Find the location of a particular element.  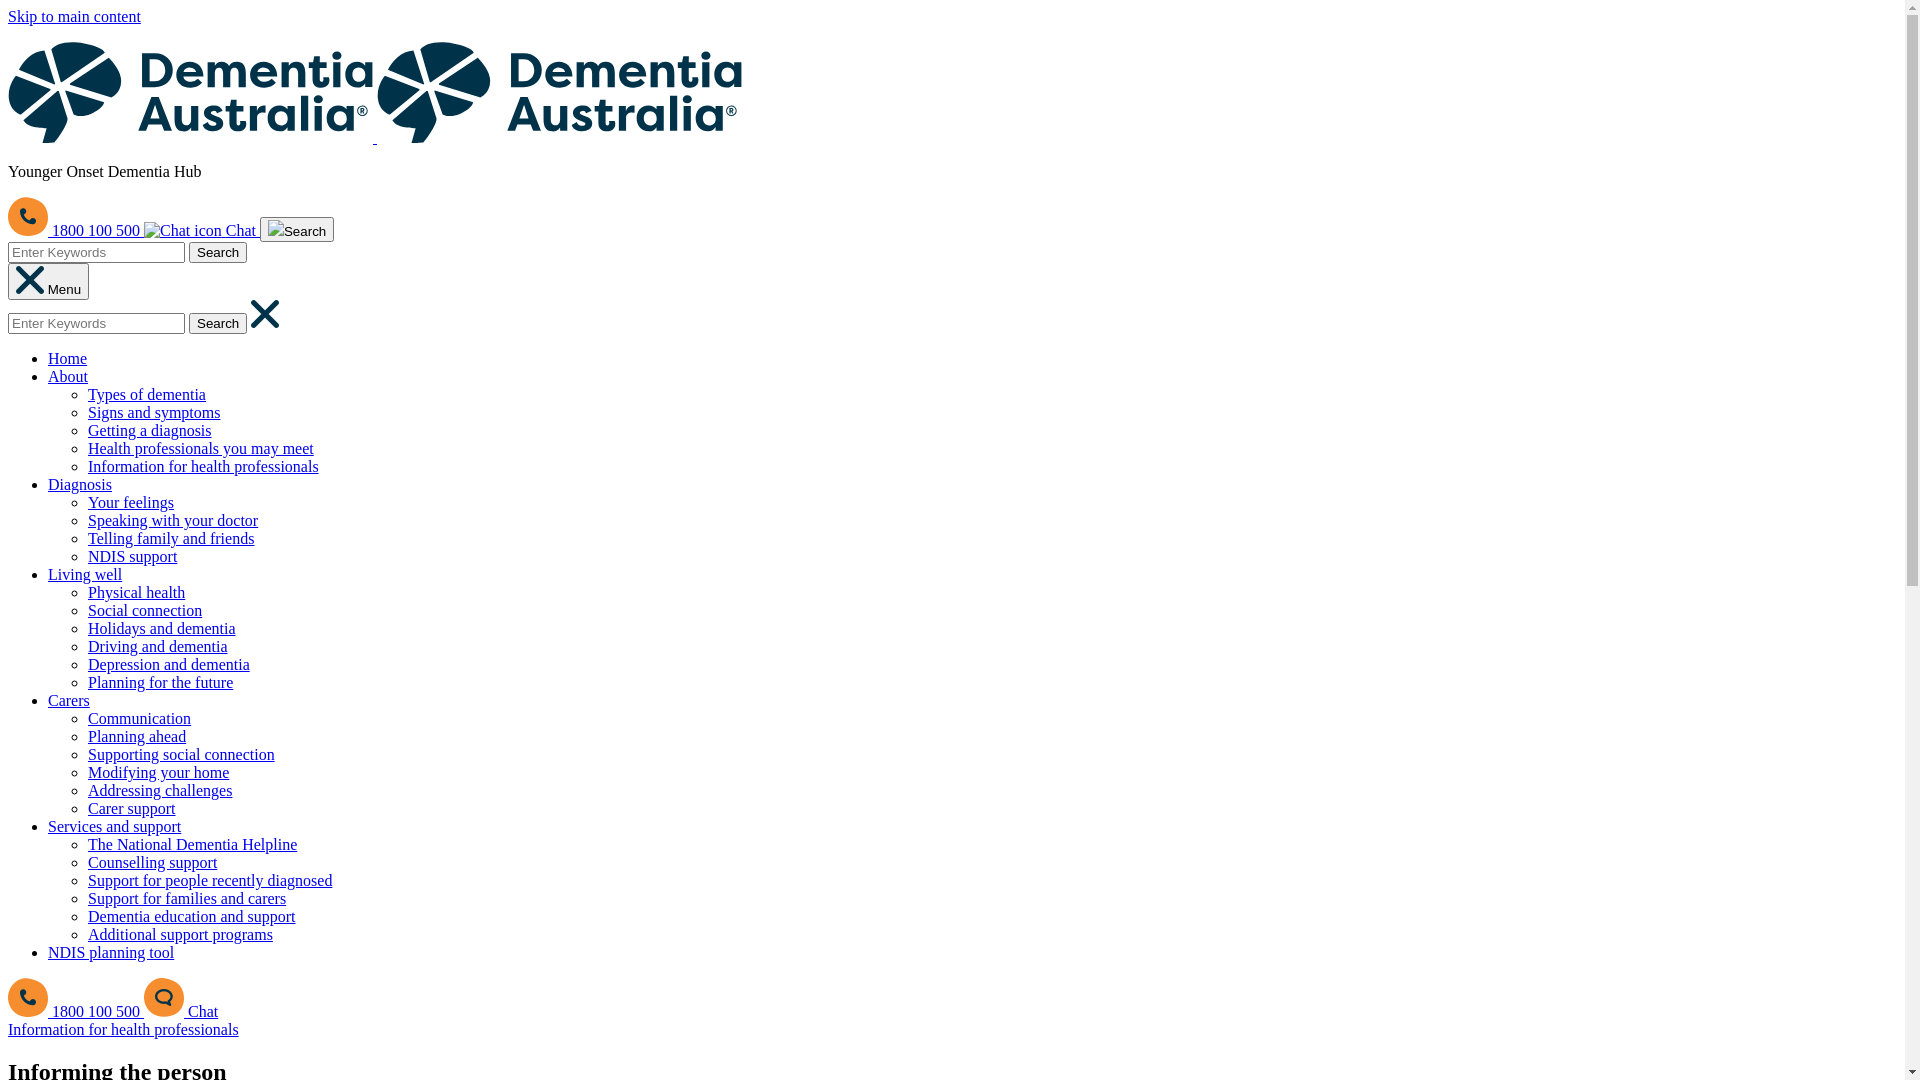

'Services and support' is located at coordinates (113, 826).